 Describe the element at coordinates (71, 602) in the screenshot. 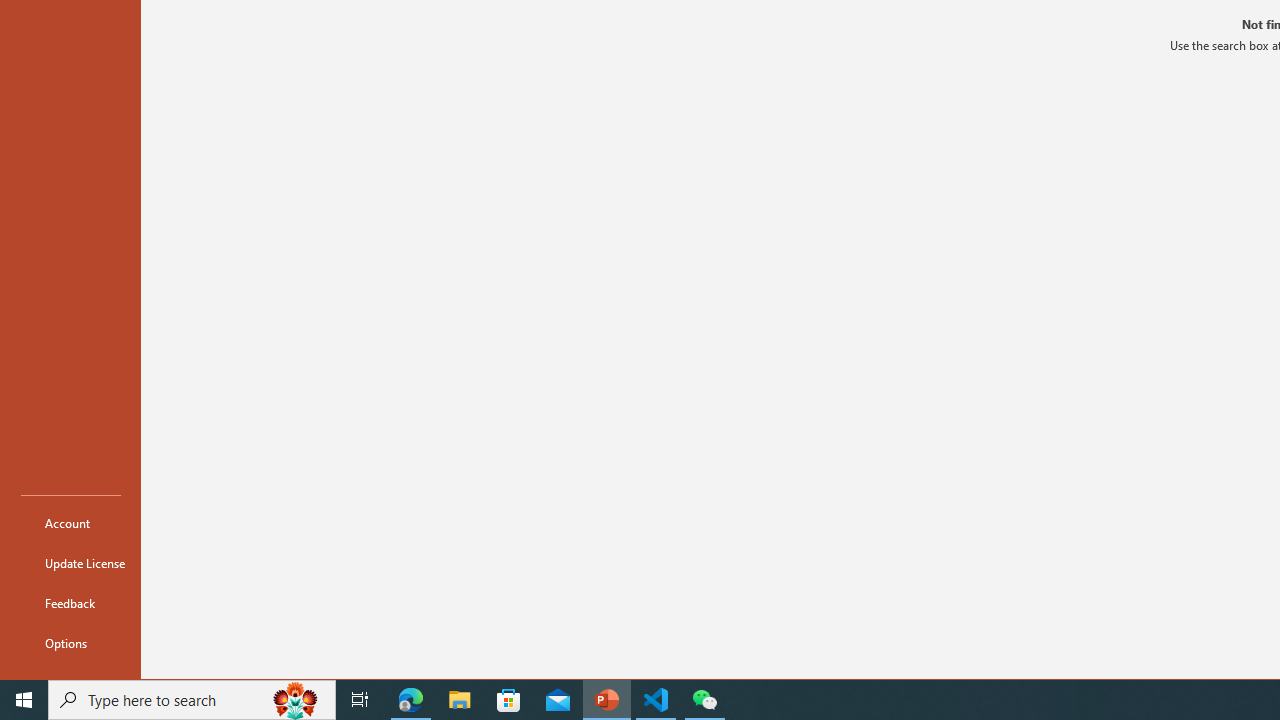

I see `'Feedback'` at that location.